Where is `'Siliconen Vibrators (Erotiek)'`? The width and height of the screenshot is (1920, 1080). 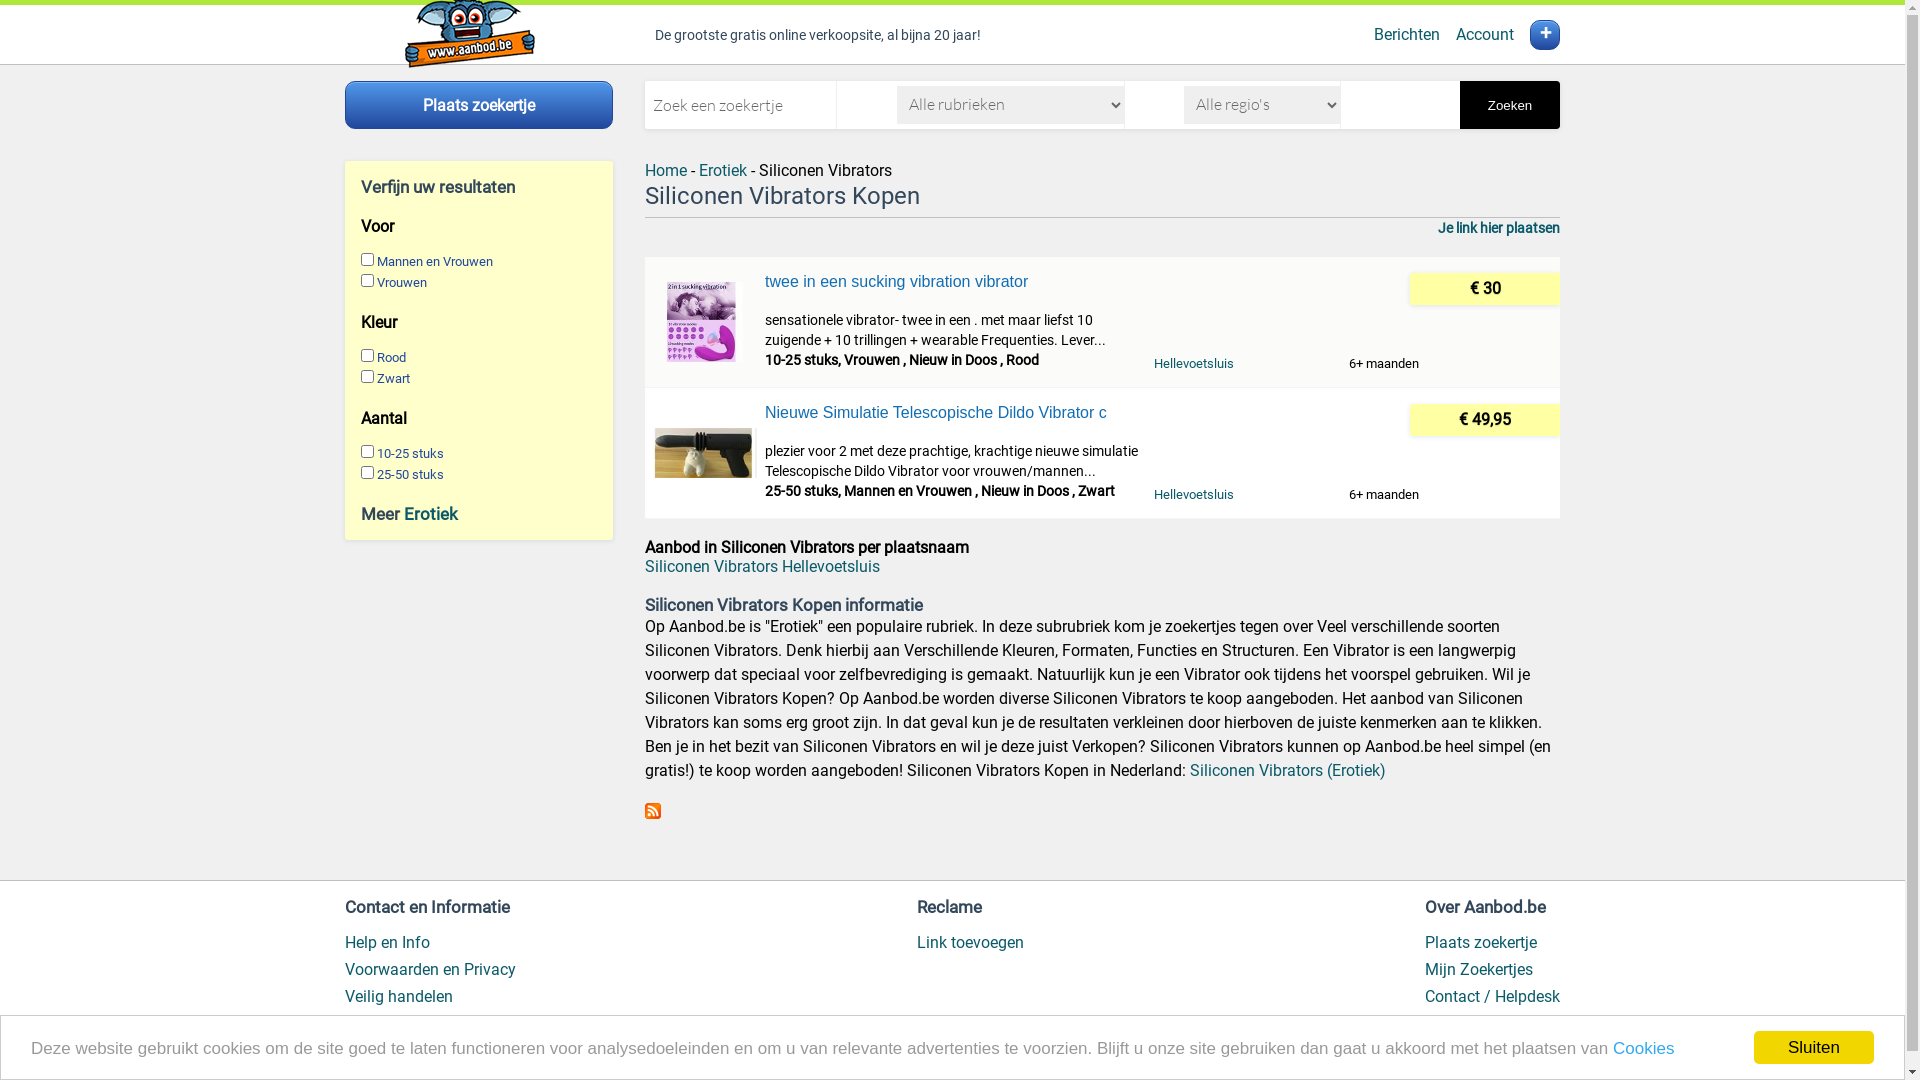 'Siliconen Vibrators (Erotiek)' is located at coordinates (1190, 769).